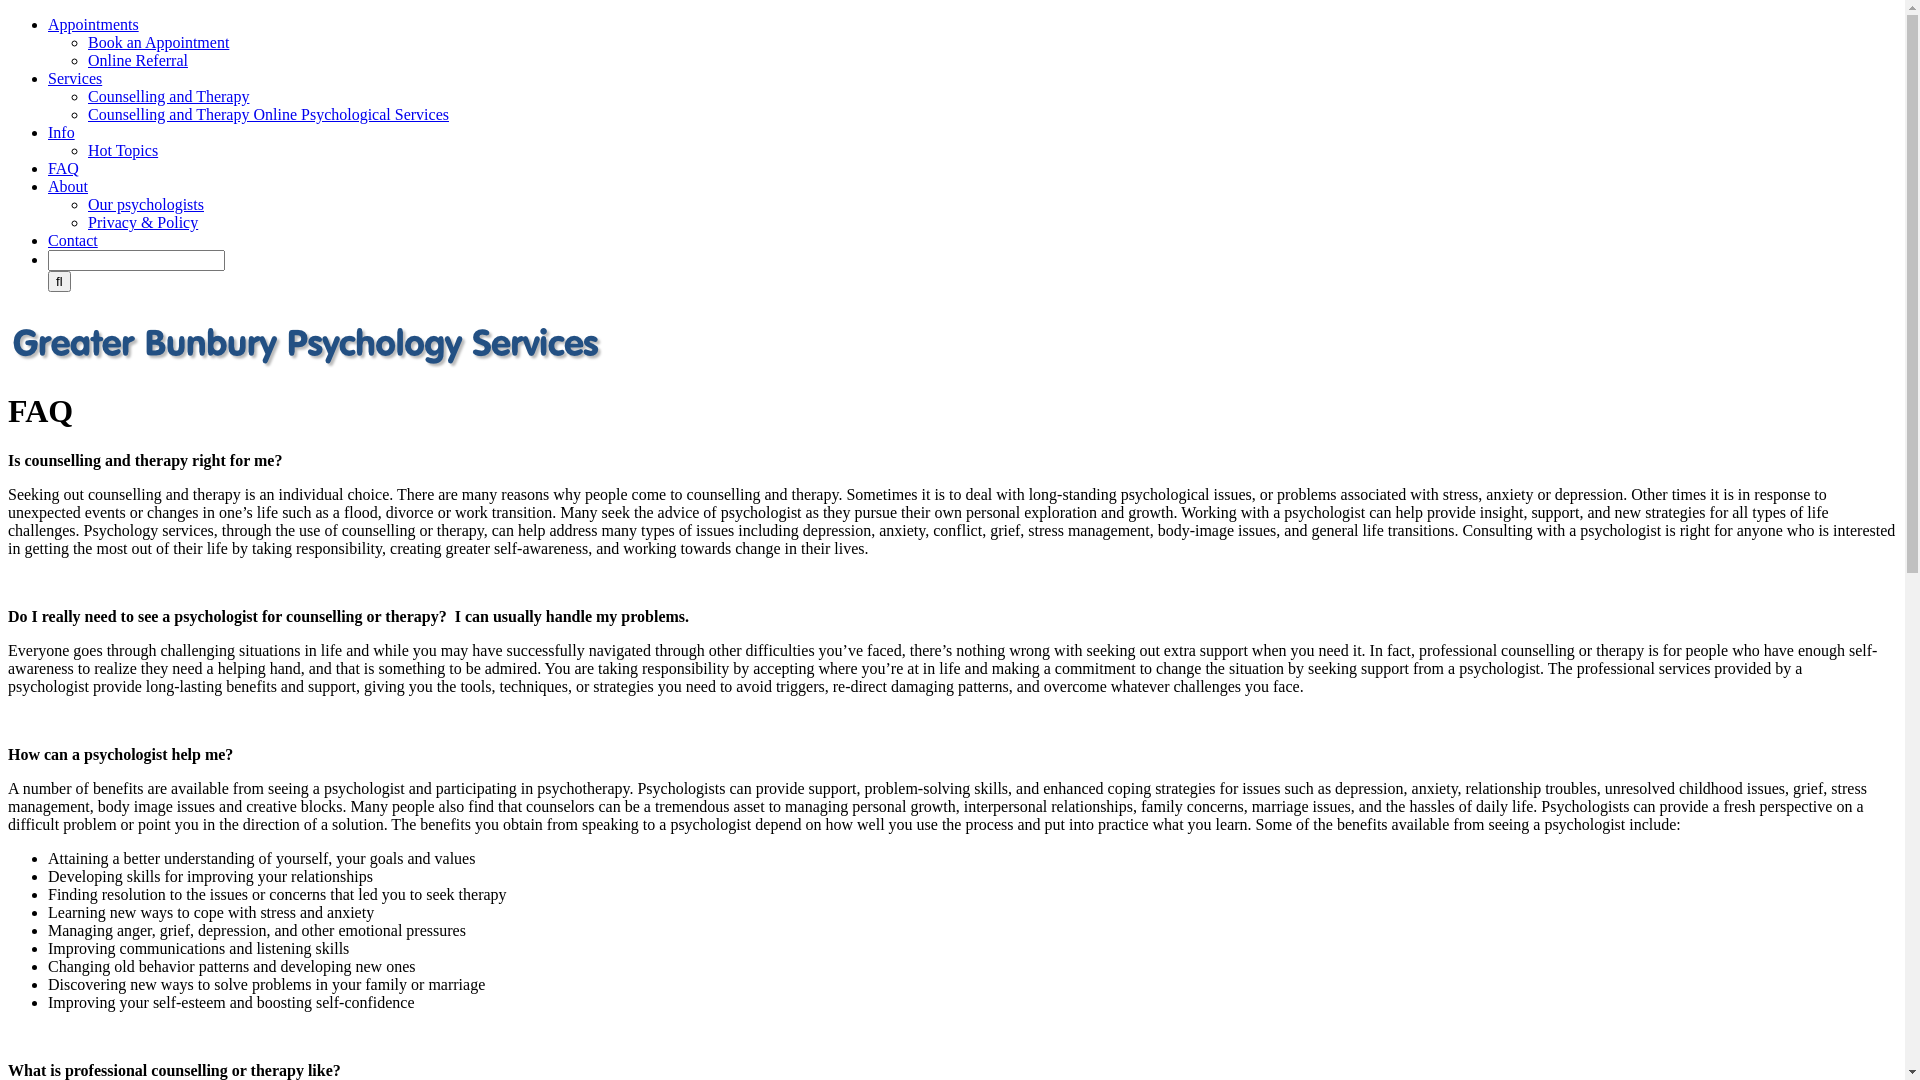 This screenshot has width=1920, height=1080. Describe the element at coordinates (144, 204) in the screenshot. I see `'Our psychologists'` at that location.